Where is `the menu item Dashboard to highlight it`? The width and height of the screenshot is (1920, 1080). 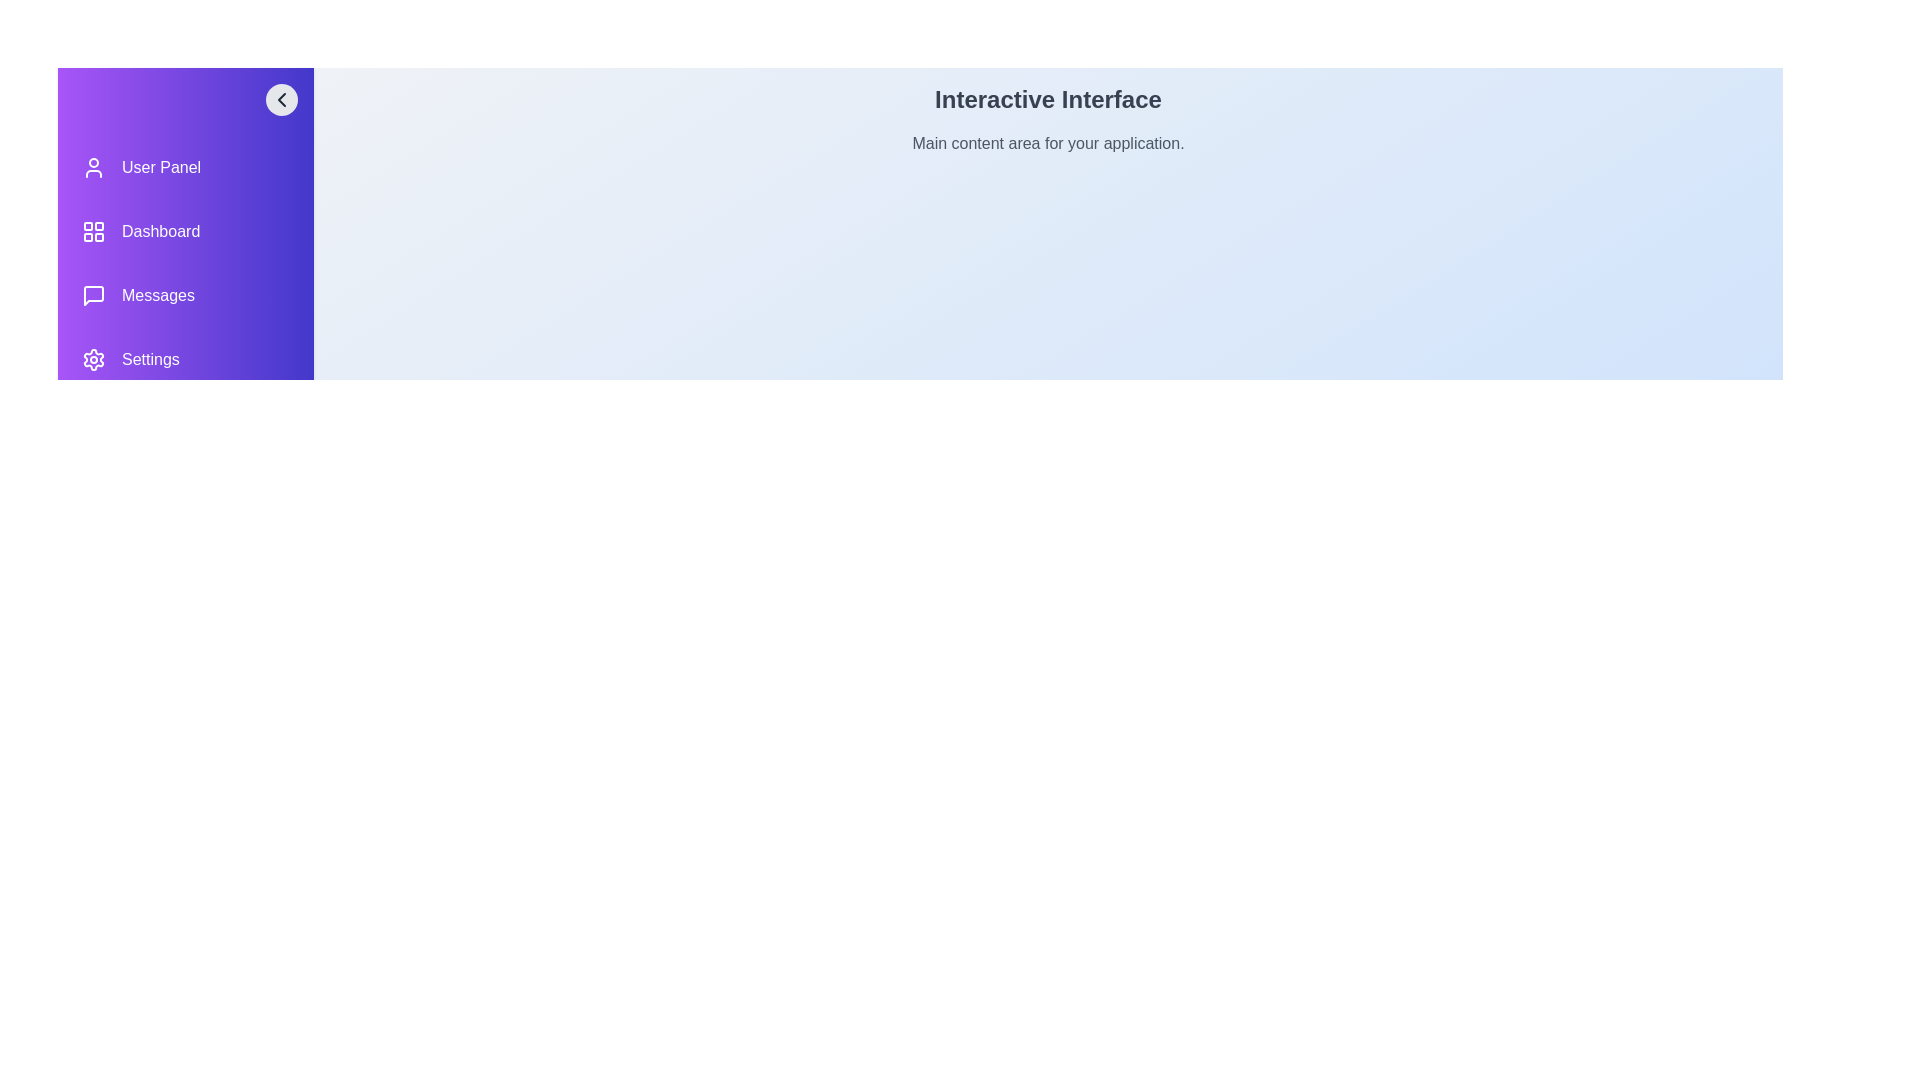
the menu item Dashboard to highlight it is located at coordinates (186, 230).